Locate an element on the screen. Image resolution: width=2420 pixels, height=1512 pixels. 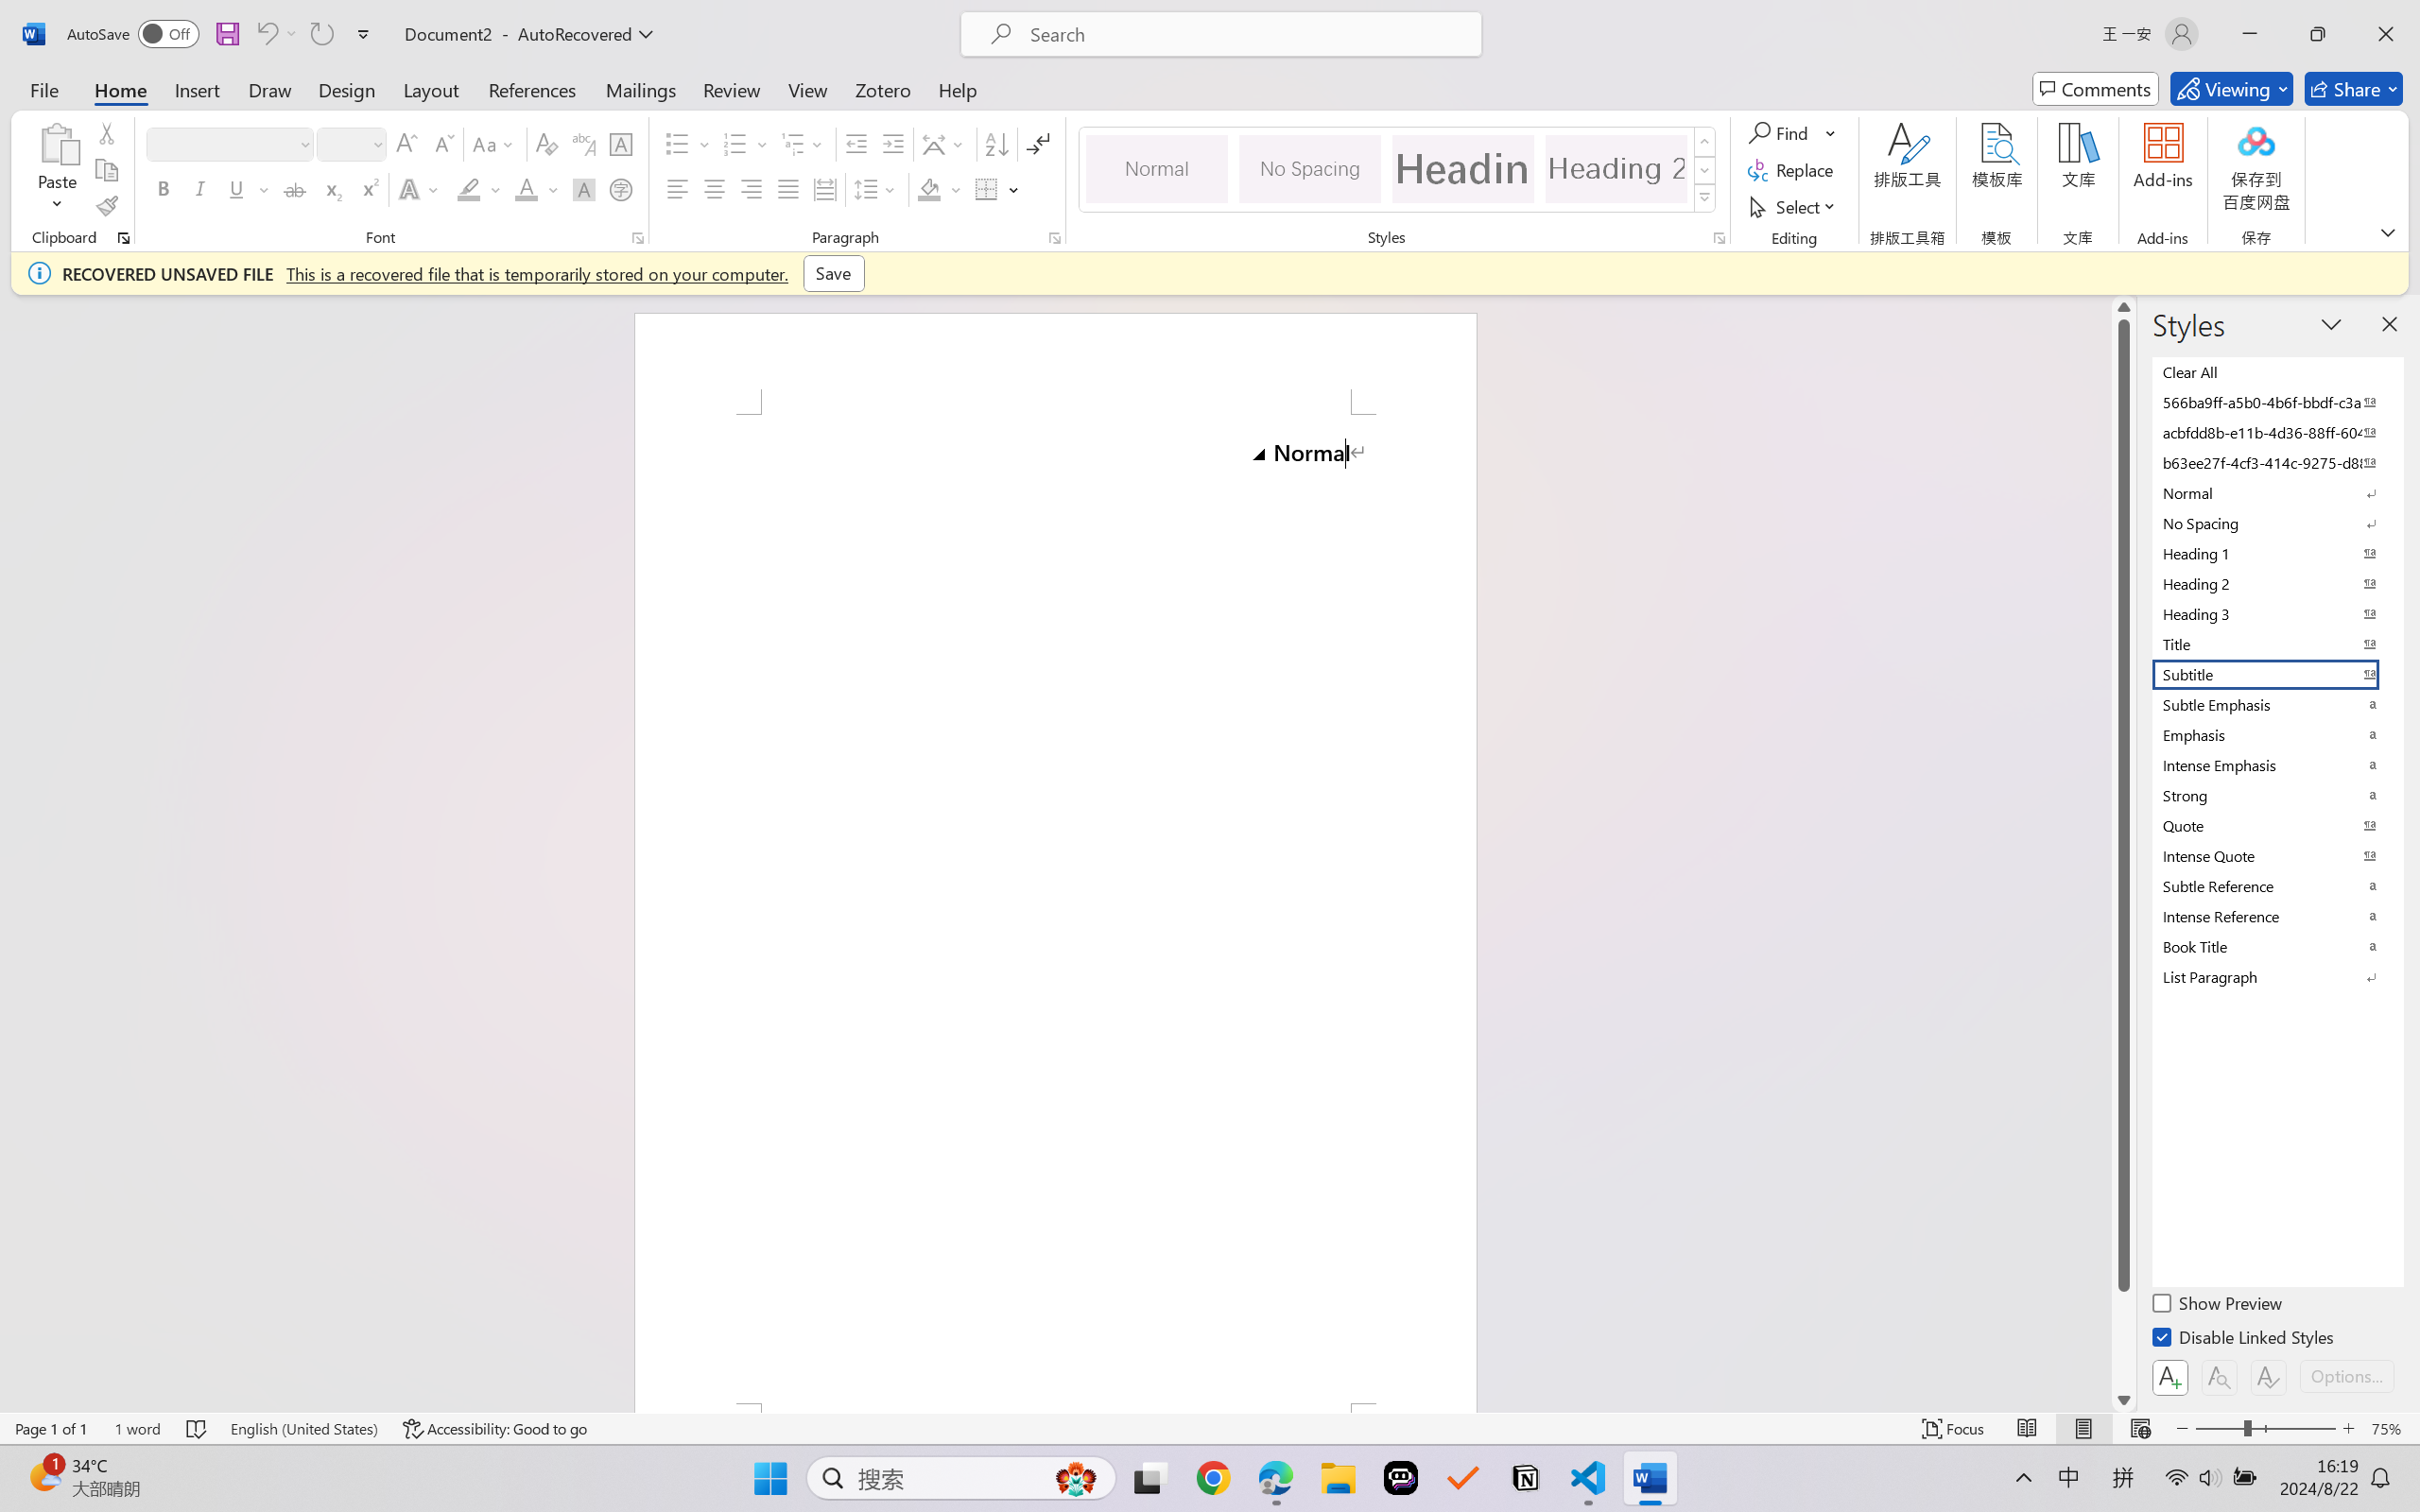
'Can' is located at coordinates (265, 33).